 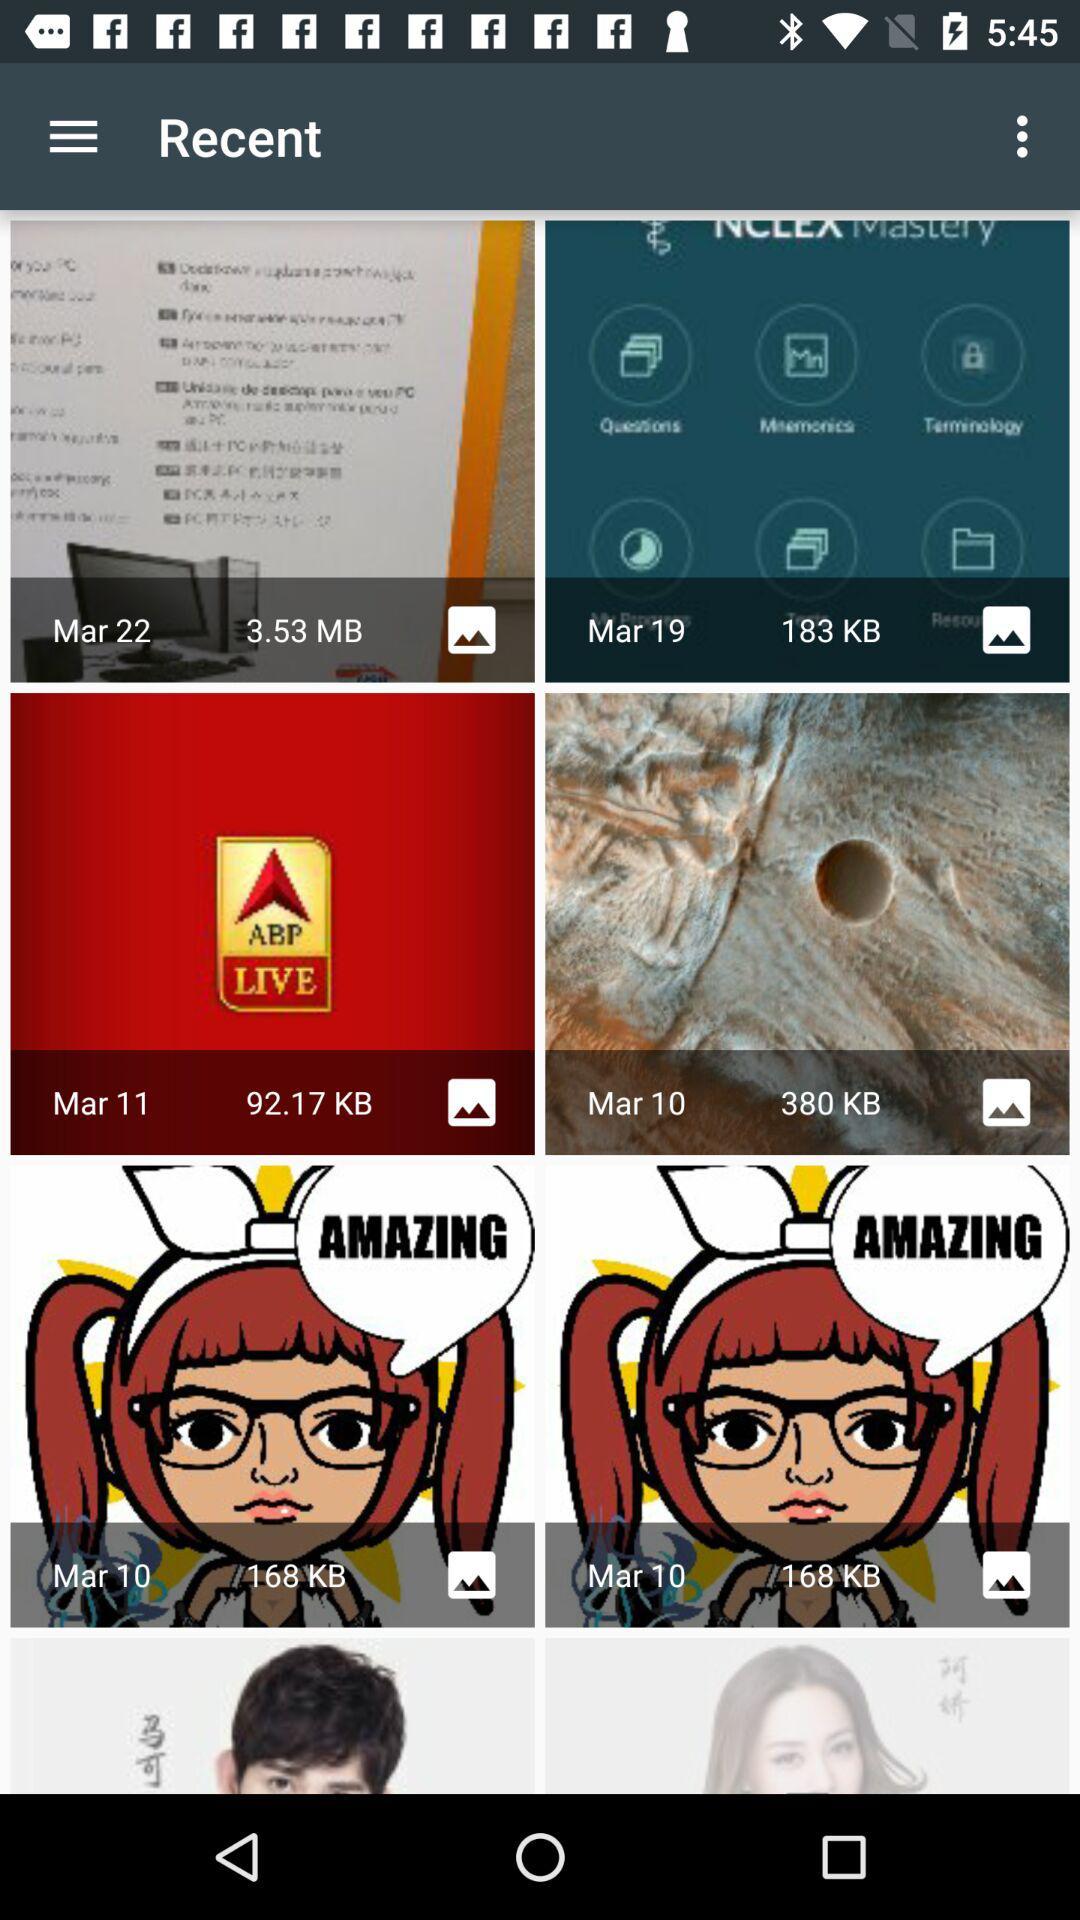 What do you see at coordinates (806, 1395) in the screenshot?
I see `the second image which is in third row` at bounding box center [806, 1395].